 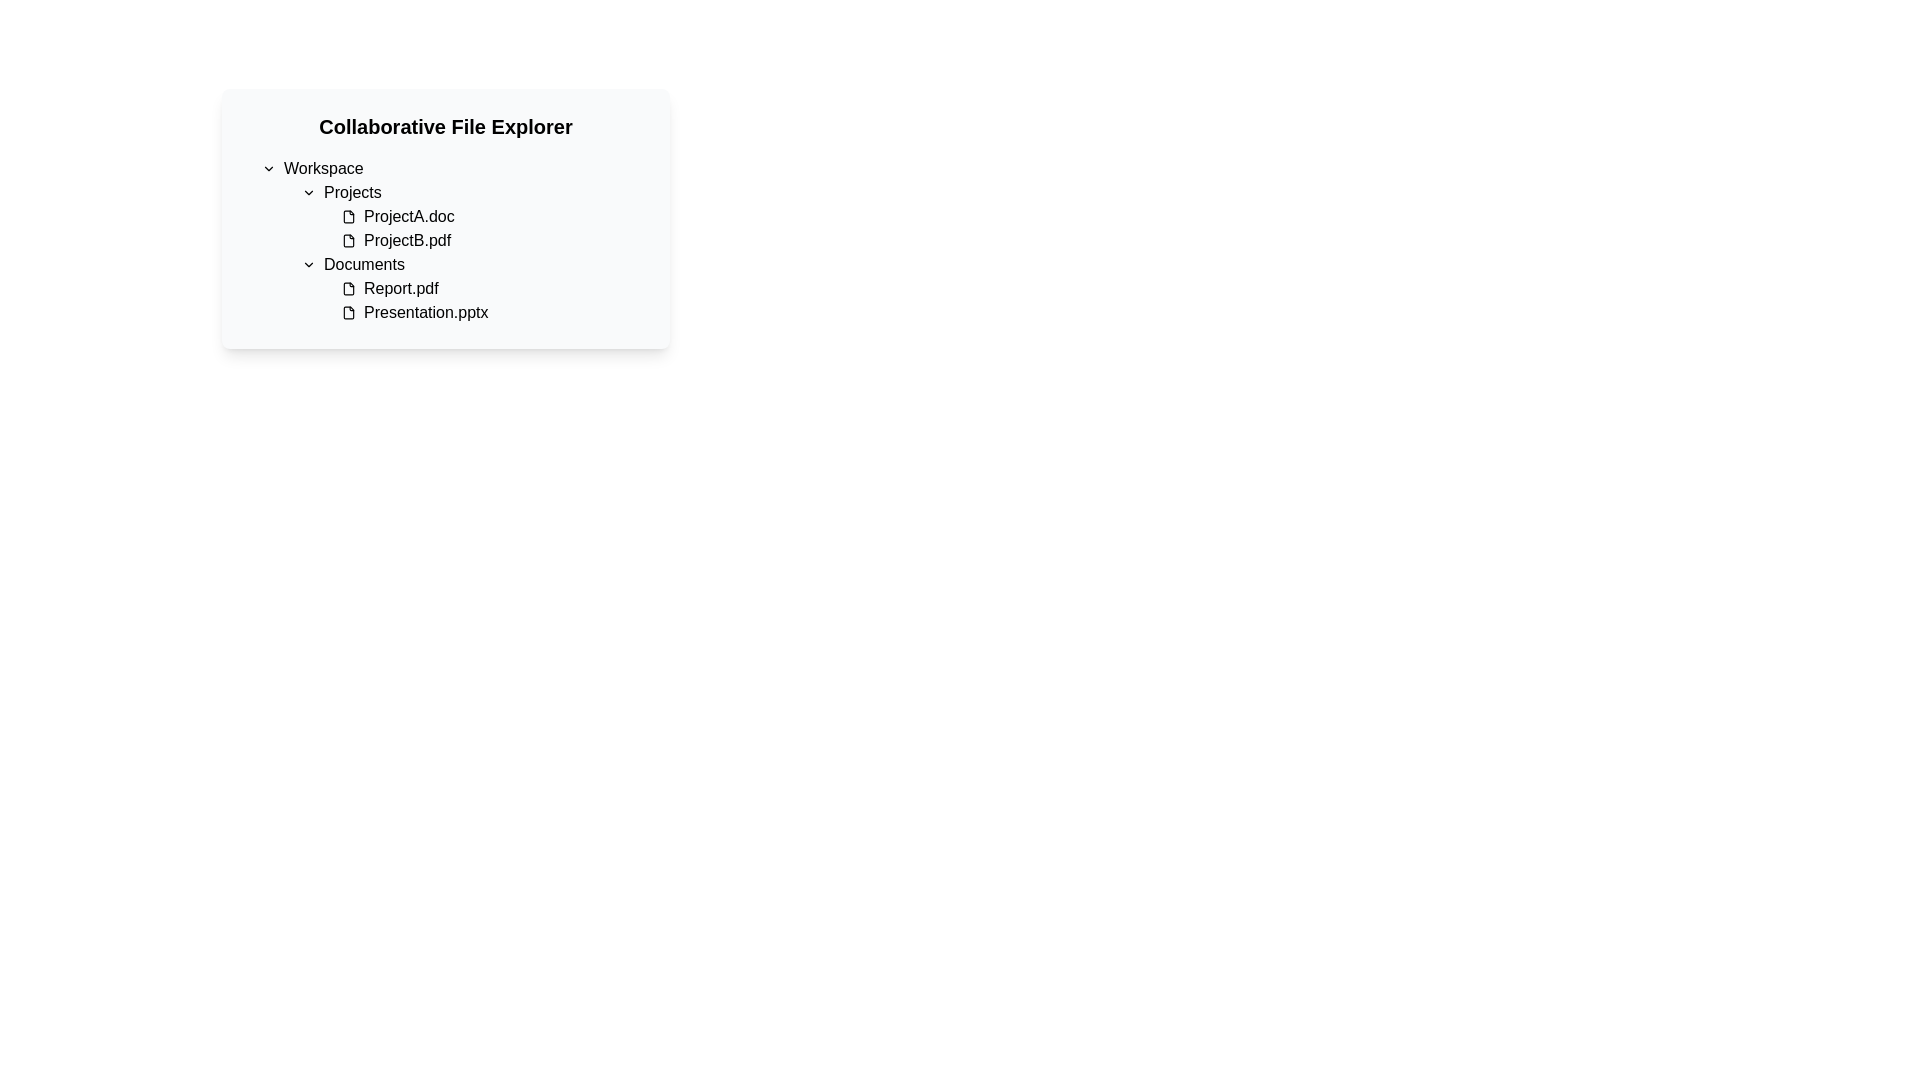 What do you see at coordinates (464, 252) in the screenshot?
I see `a folder or file by clicking on its name in the hierarchical list view located in the 'Workspace' section of the file explorer interface` at bounding box center [464, 252].